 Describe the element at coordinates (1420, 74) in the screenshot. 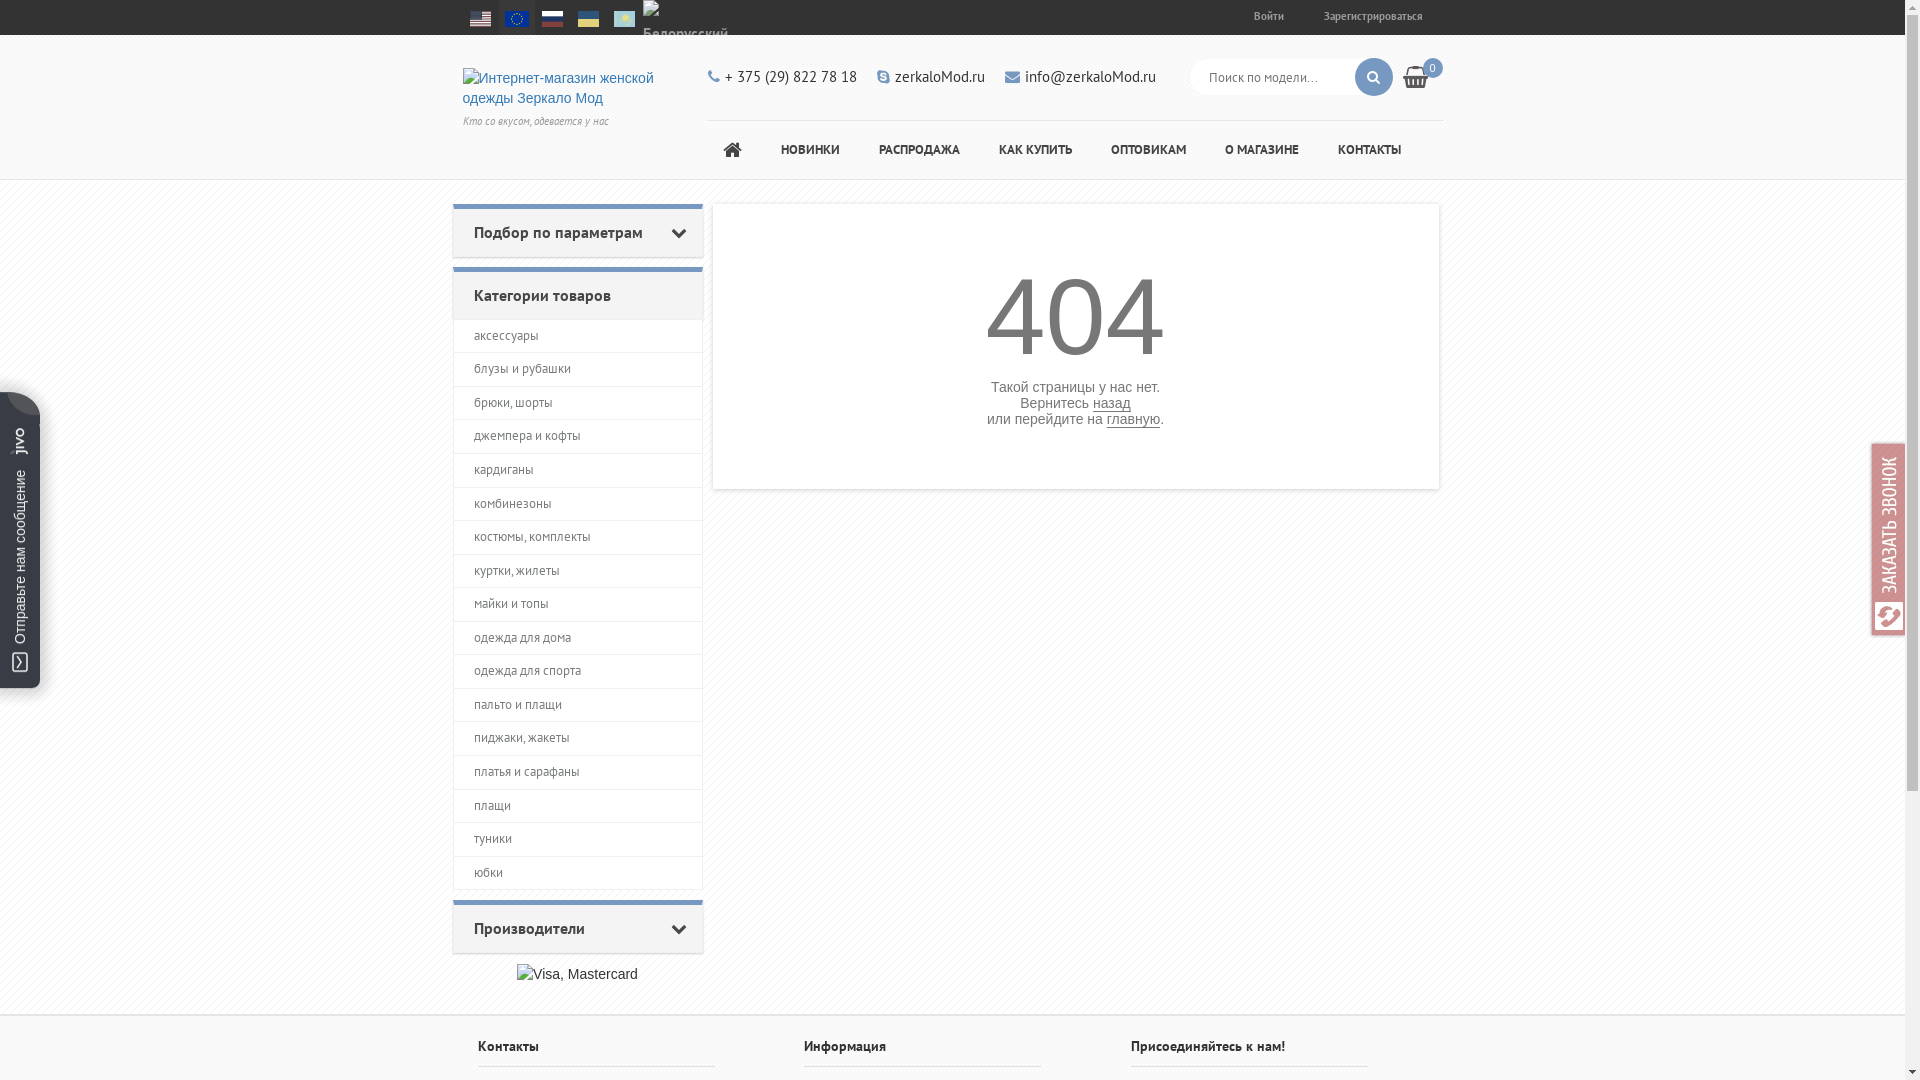

I see `'0'` at that location.